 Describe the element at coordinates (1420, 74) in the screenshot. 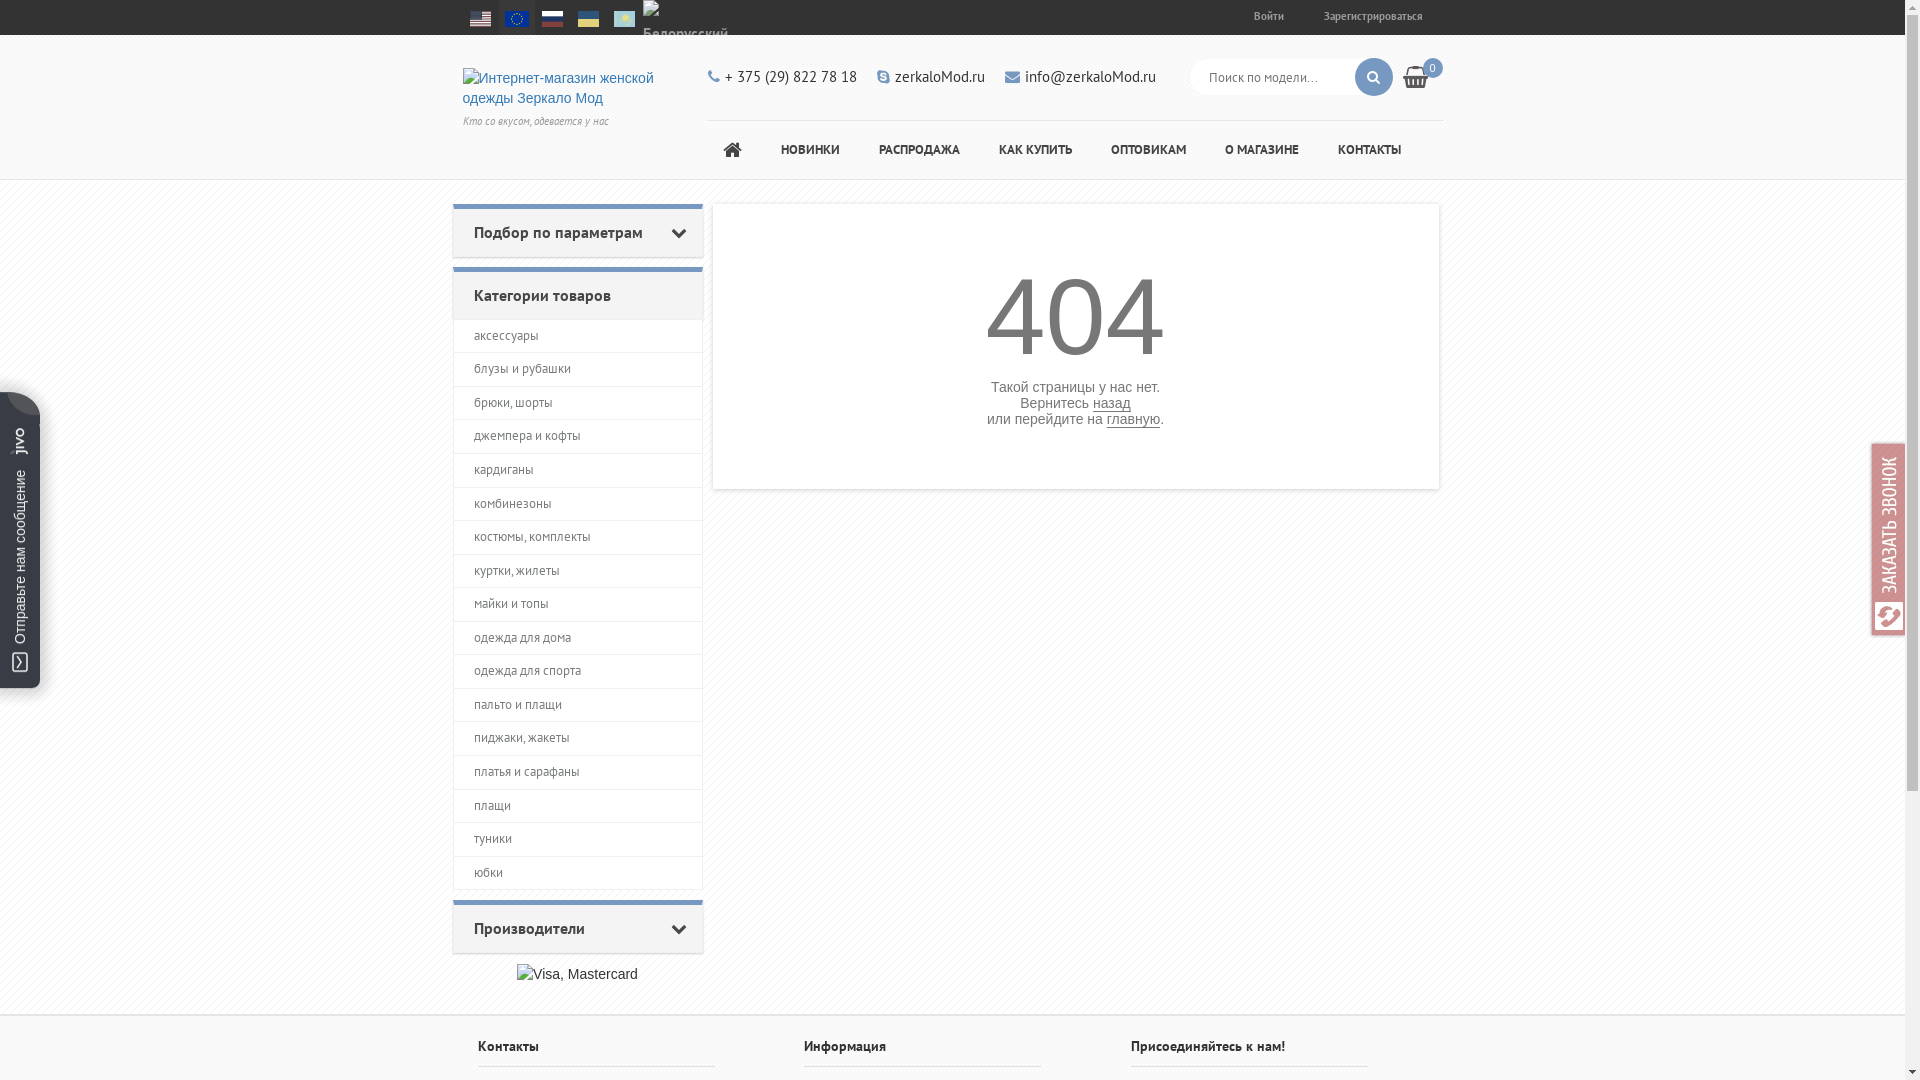

I see `'0'` at that location.